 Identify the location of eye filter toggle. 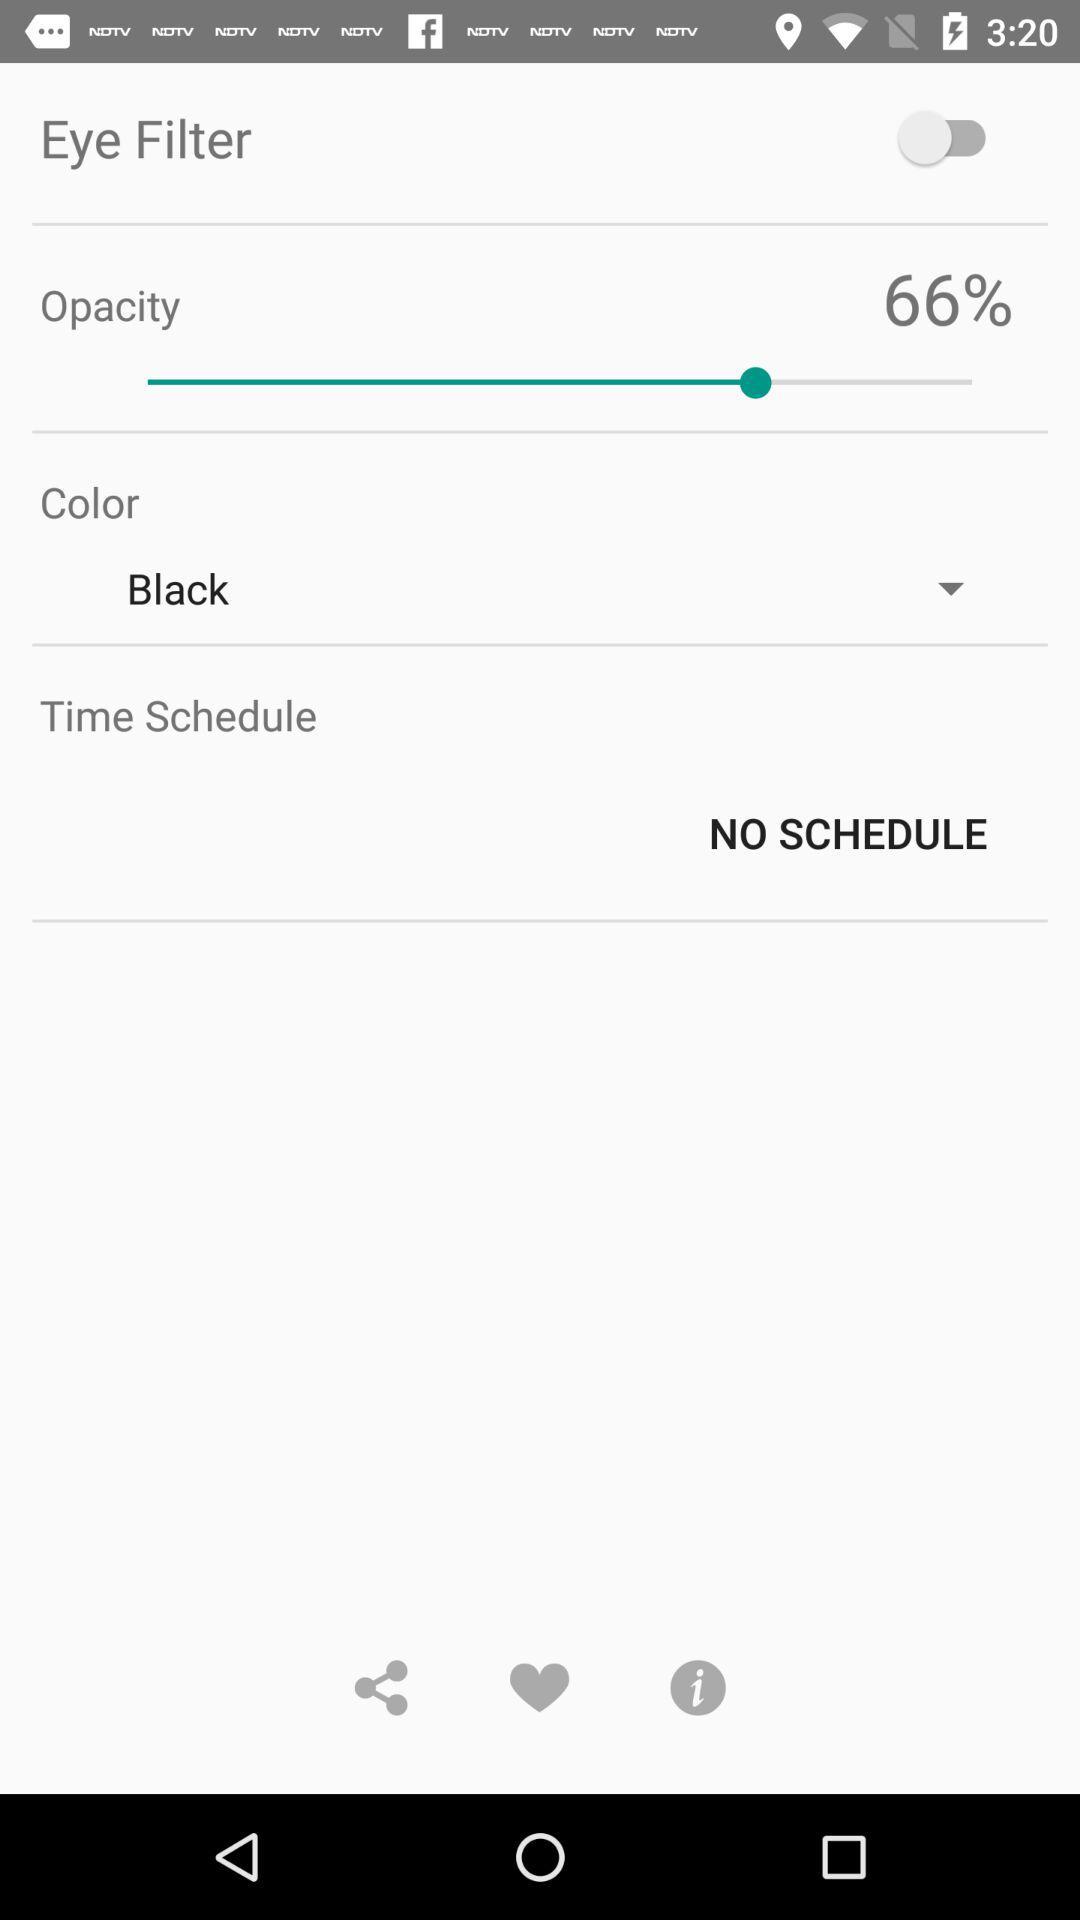
(950, 136).